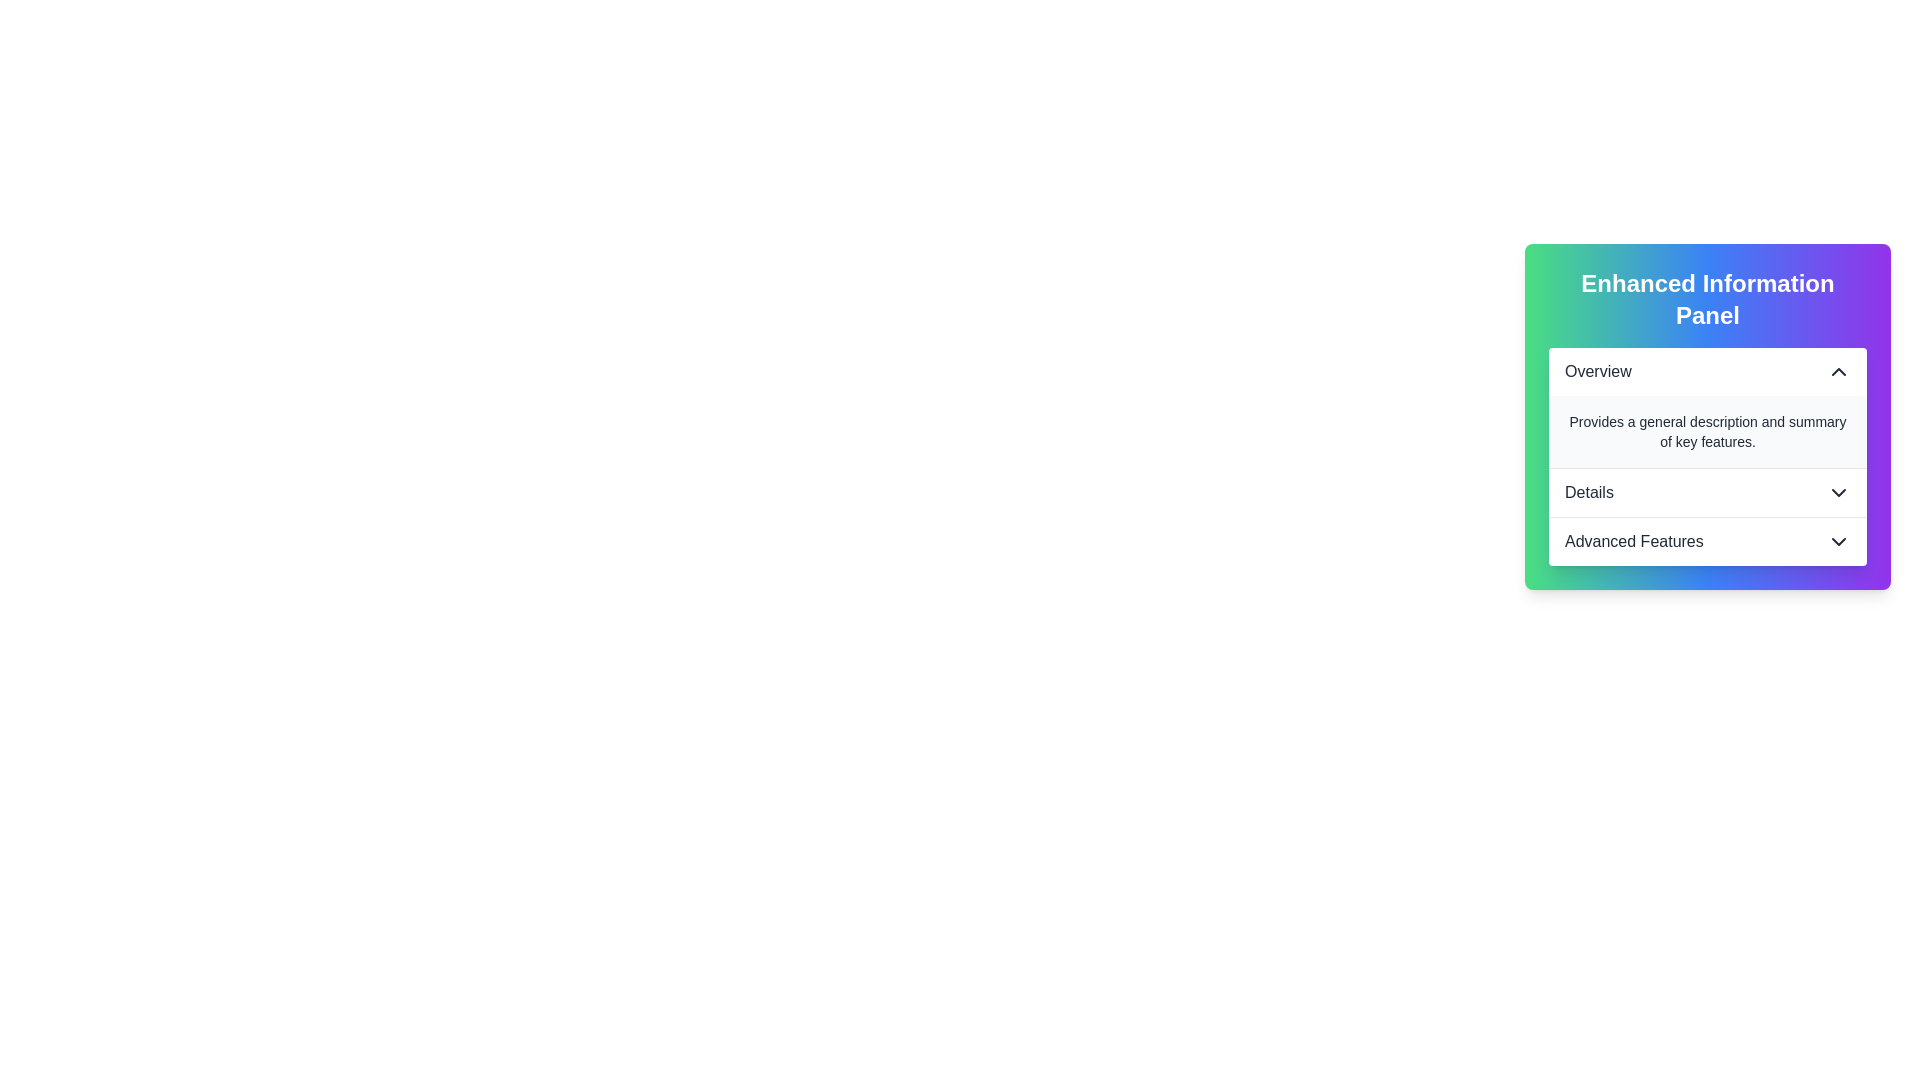 The image size is (1920, 1080). I want to click on the 'Advanced Features' dropdown list heading, so click(1707, 540).